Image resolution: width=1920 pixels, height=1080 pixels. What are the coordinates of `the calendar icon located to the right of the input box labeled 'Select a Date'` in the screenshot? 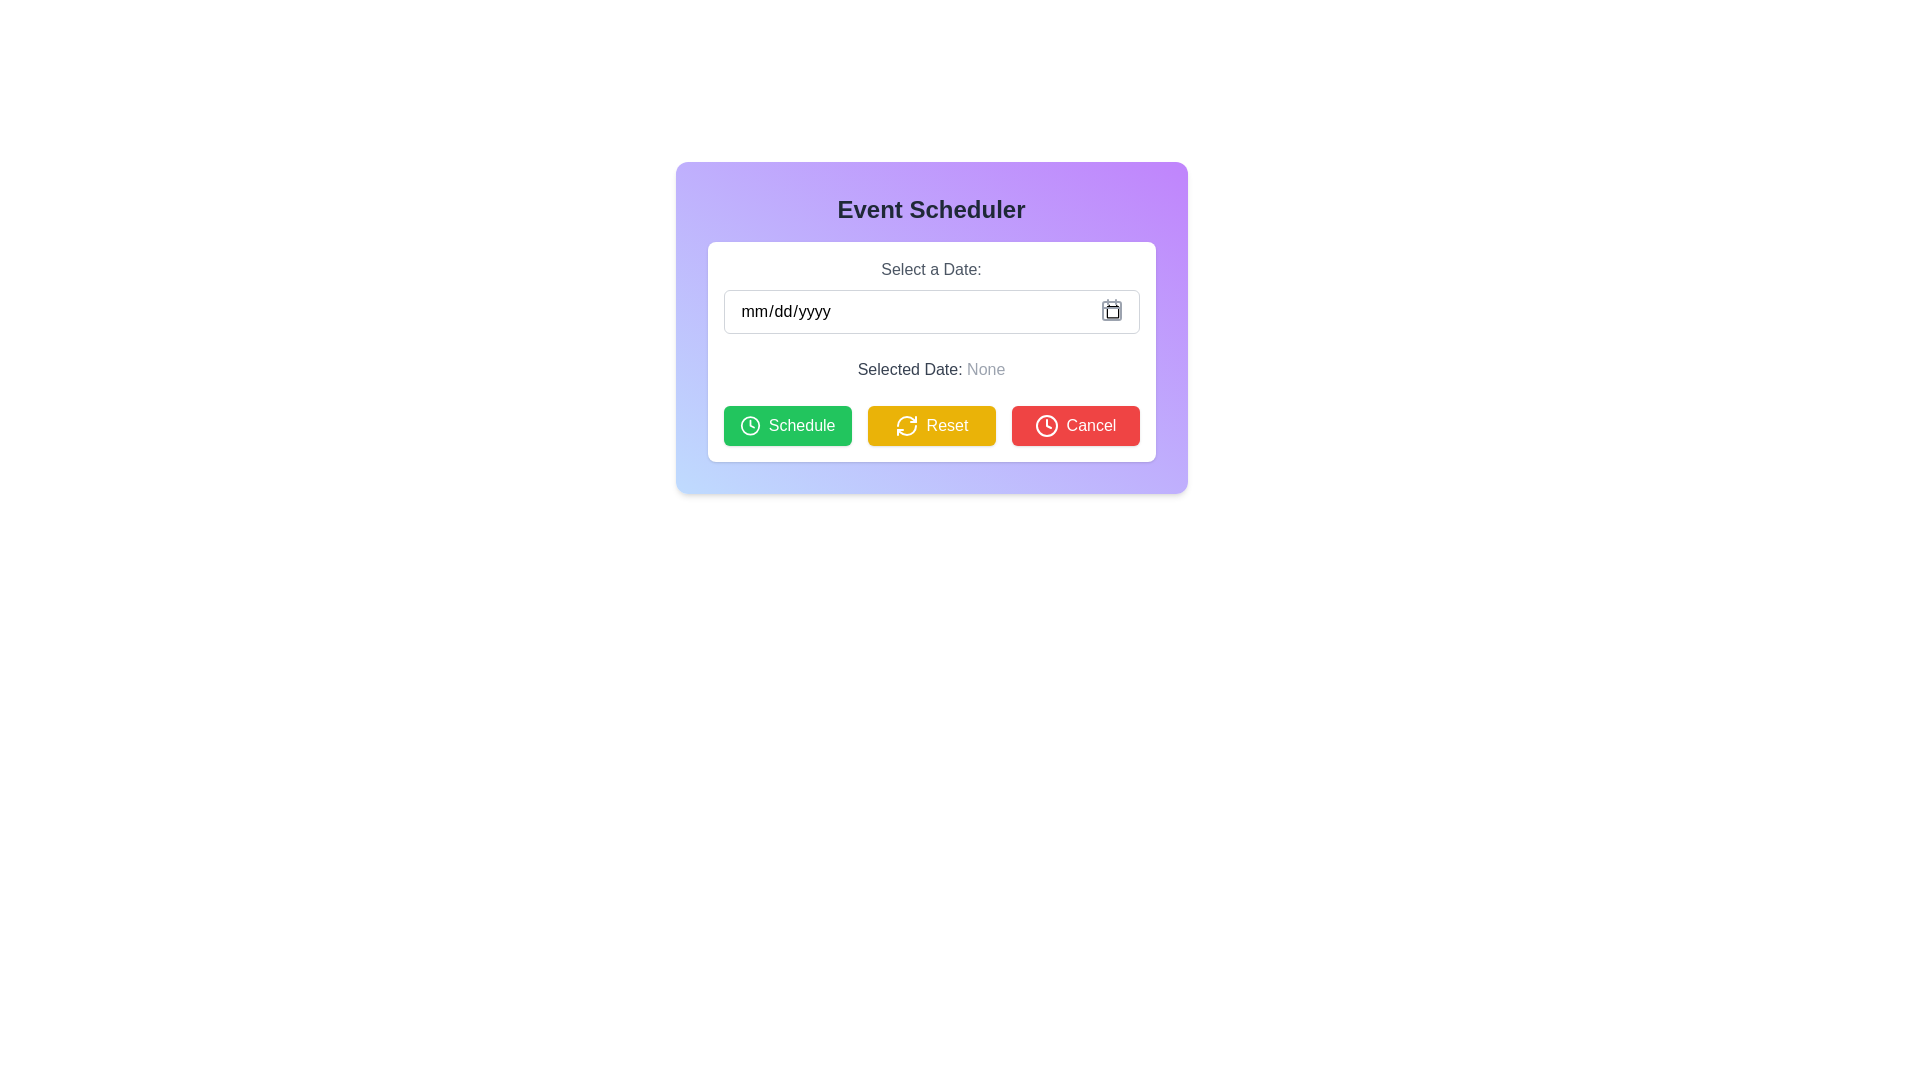 It's located at (1110, 309).